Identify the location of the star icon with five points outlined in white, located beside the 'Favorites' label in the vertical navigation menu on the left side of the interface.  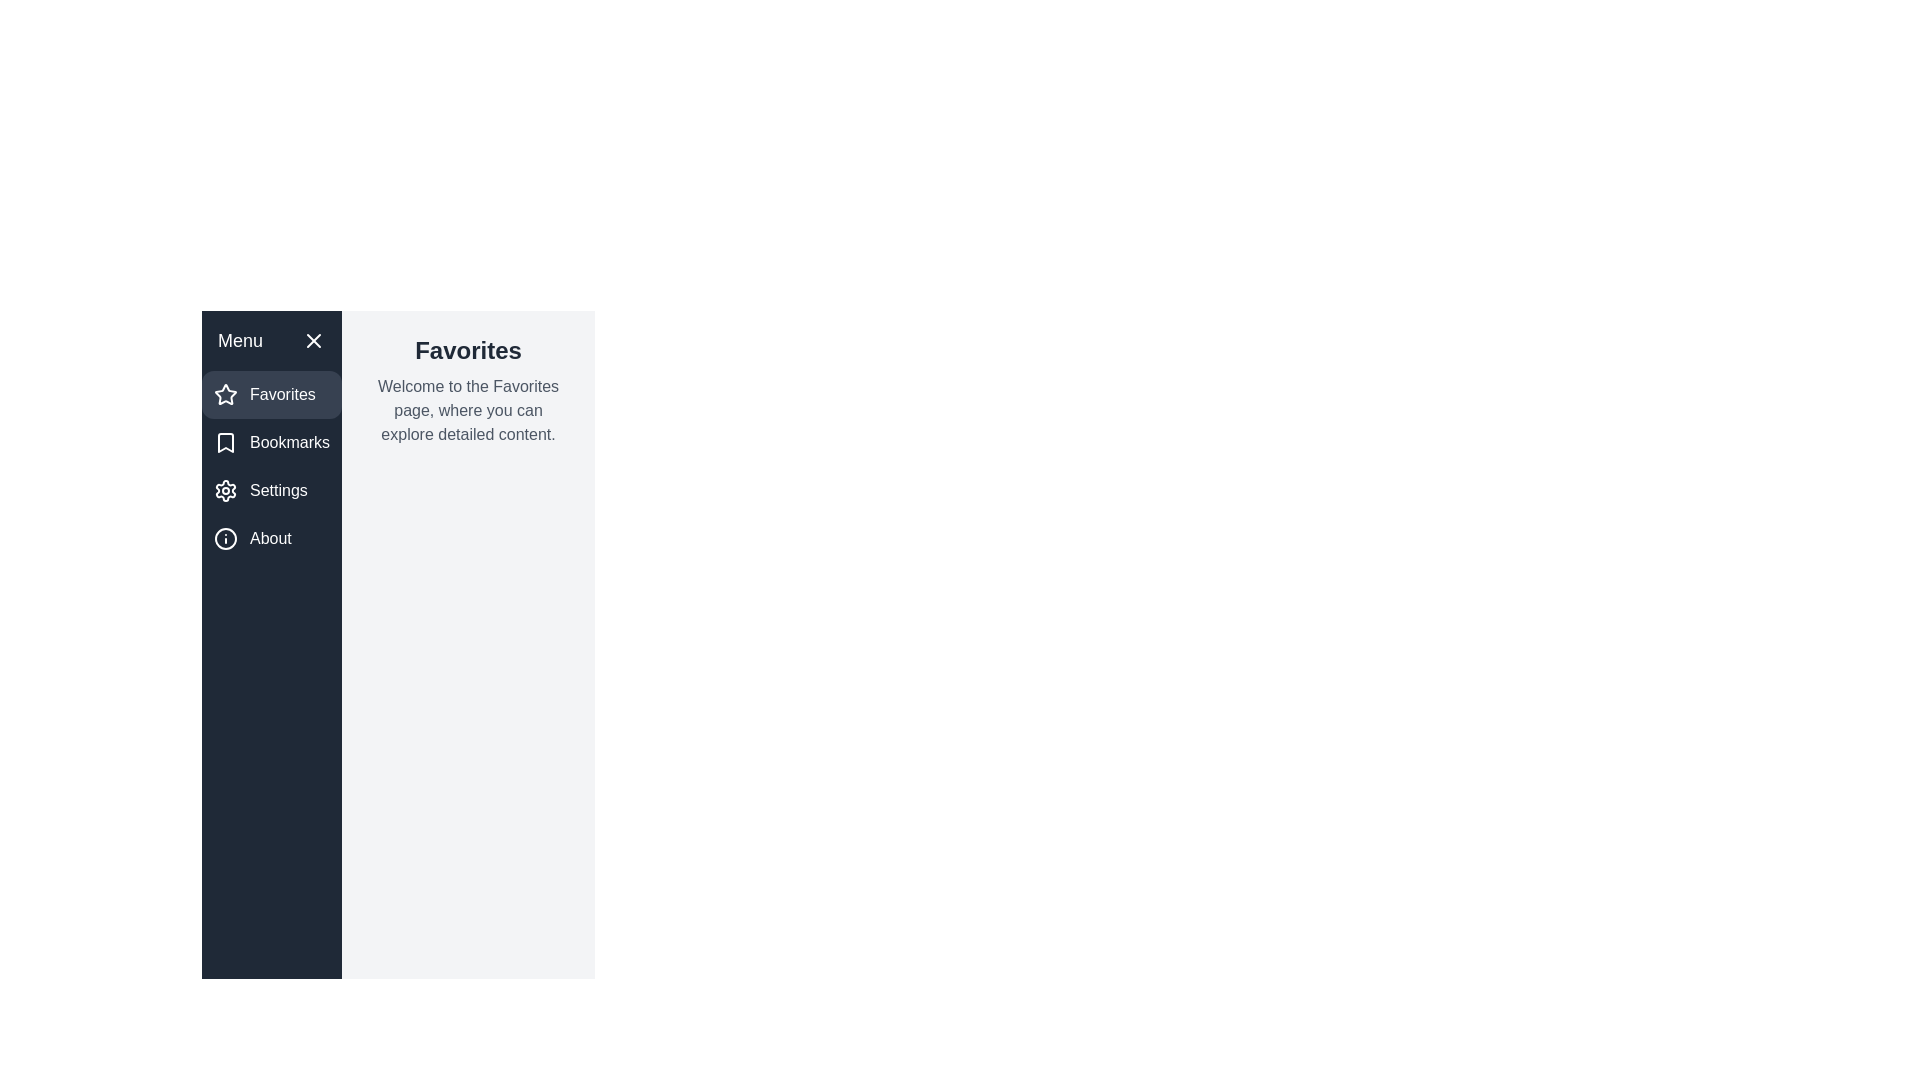
(225, 394).